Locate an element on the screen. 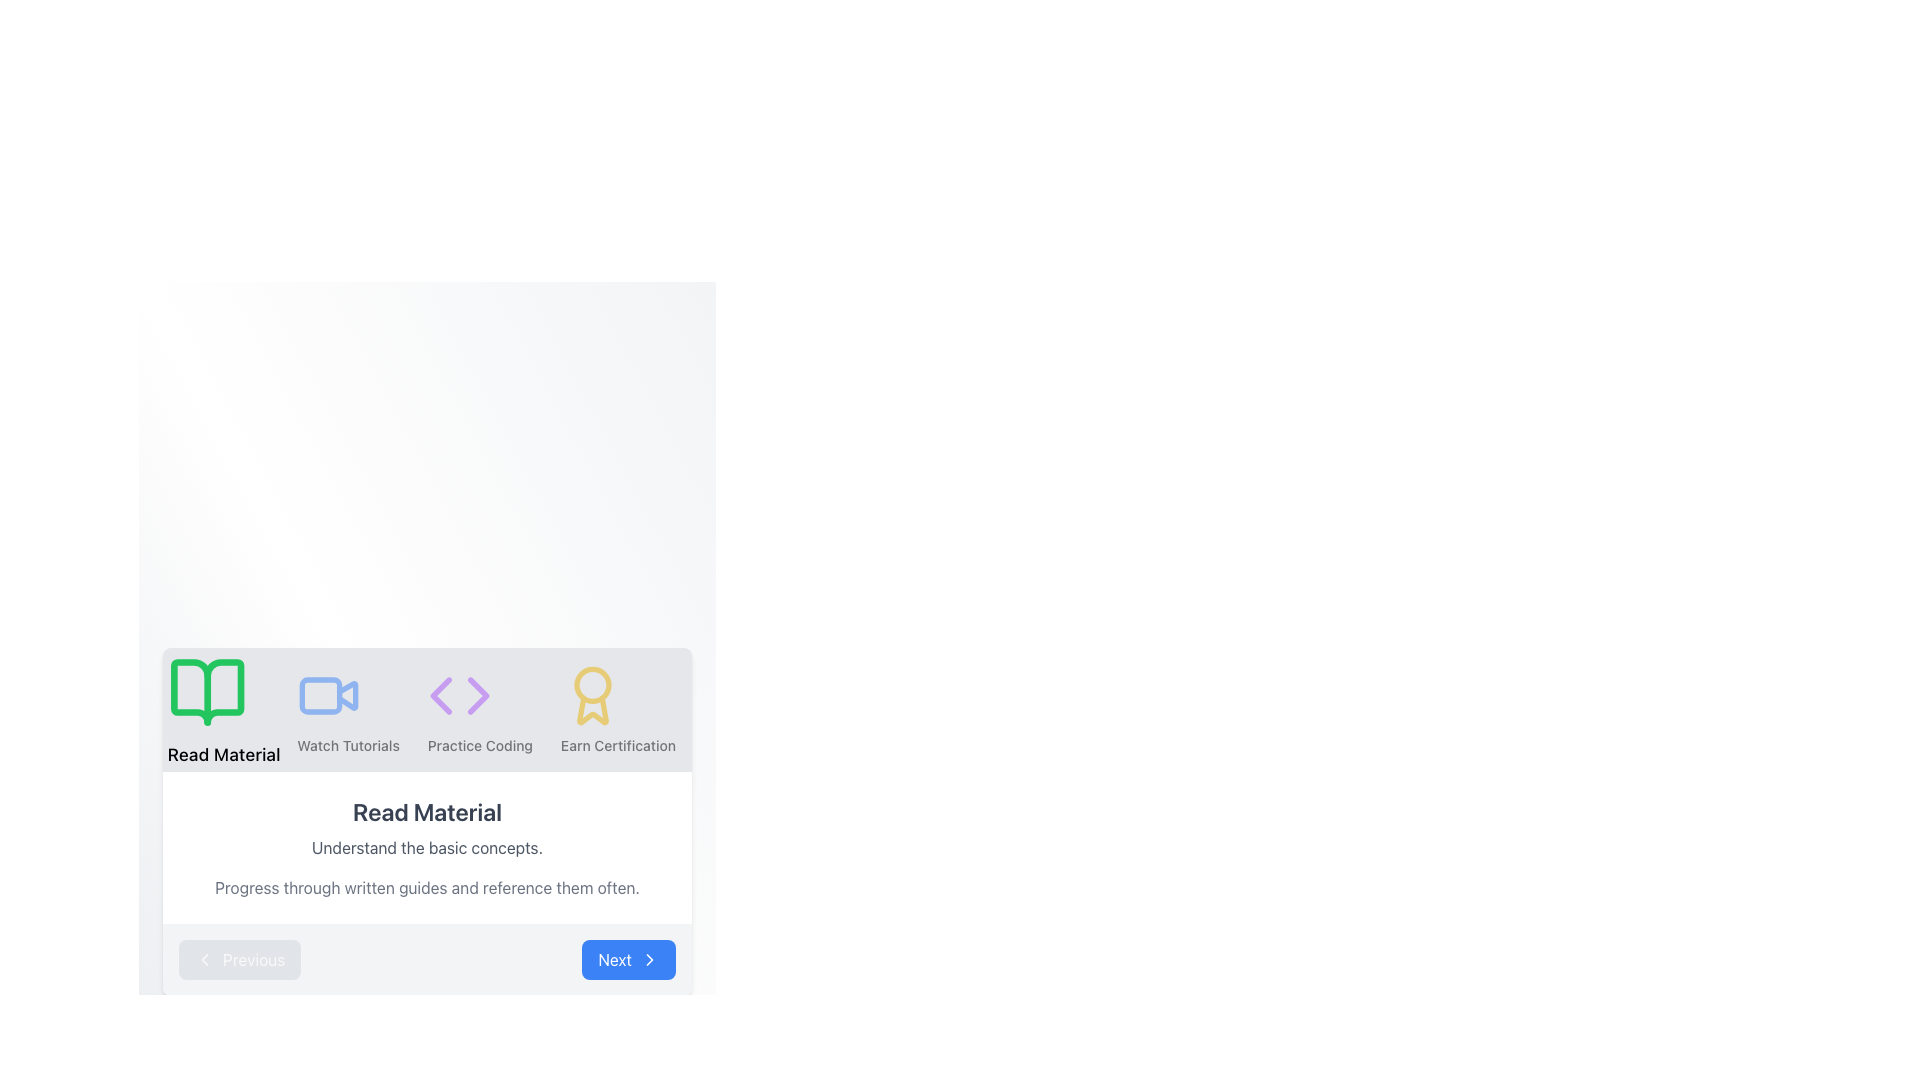  the interactive instruction/navigation bar containing sections labeled 'Read Material', 'Watch Tutorials', 'Practice Coding', and 'Earn Certification' is located at coordinates (426, 708).